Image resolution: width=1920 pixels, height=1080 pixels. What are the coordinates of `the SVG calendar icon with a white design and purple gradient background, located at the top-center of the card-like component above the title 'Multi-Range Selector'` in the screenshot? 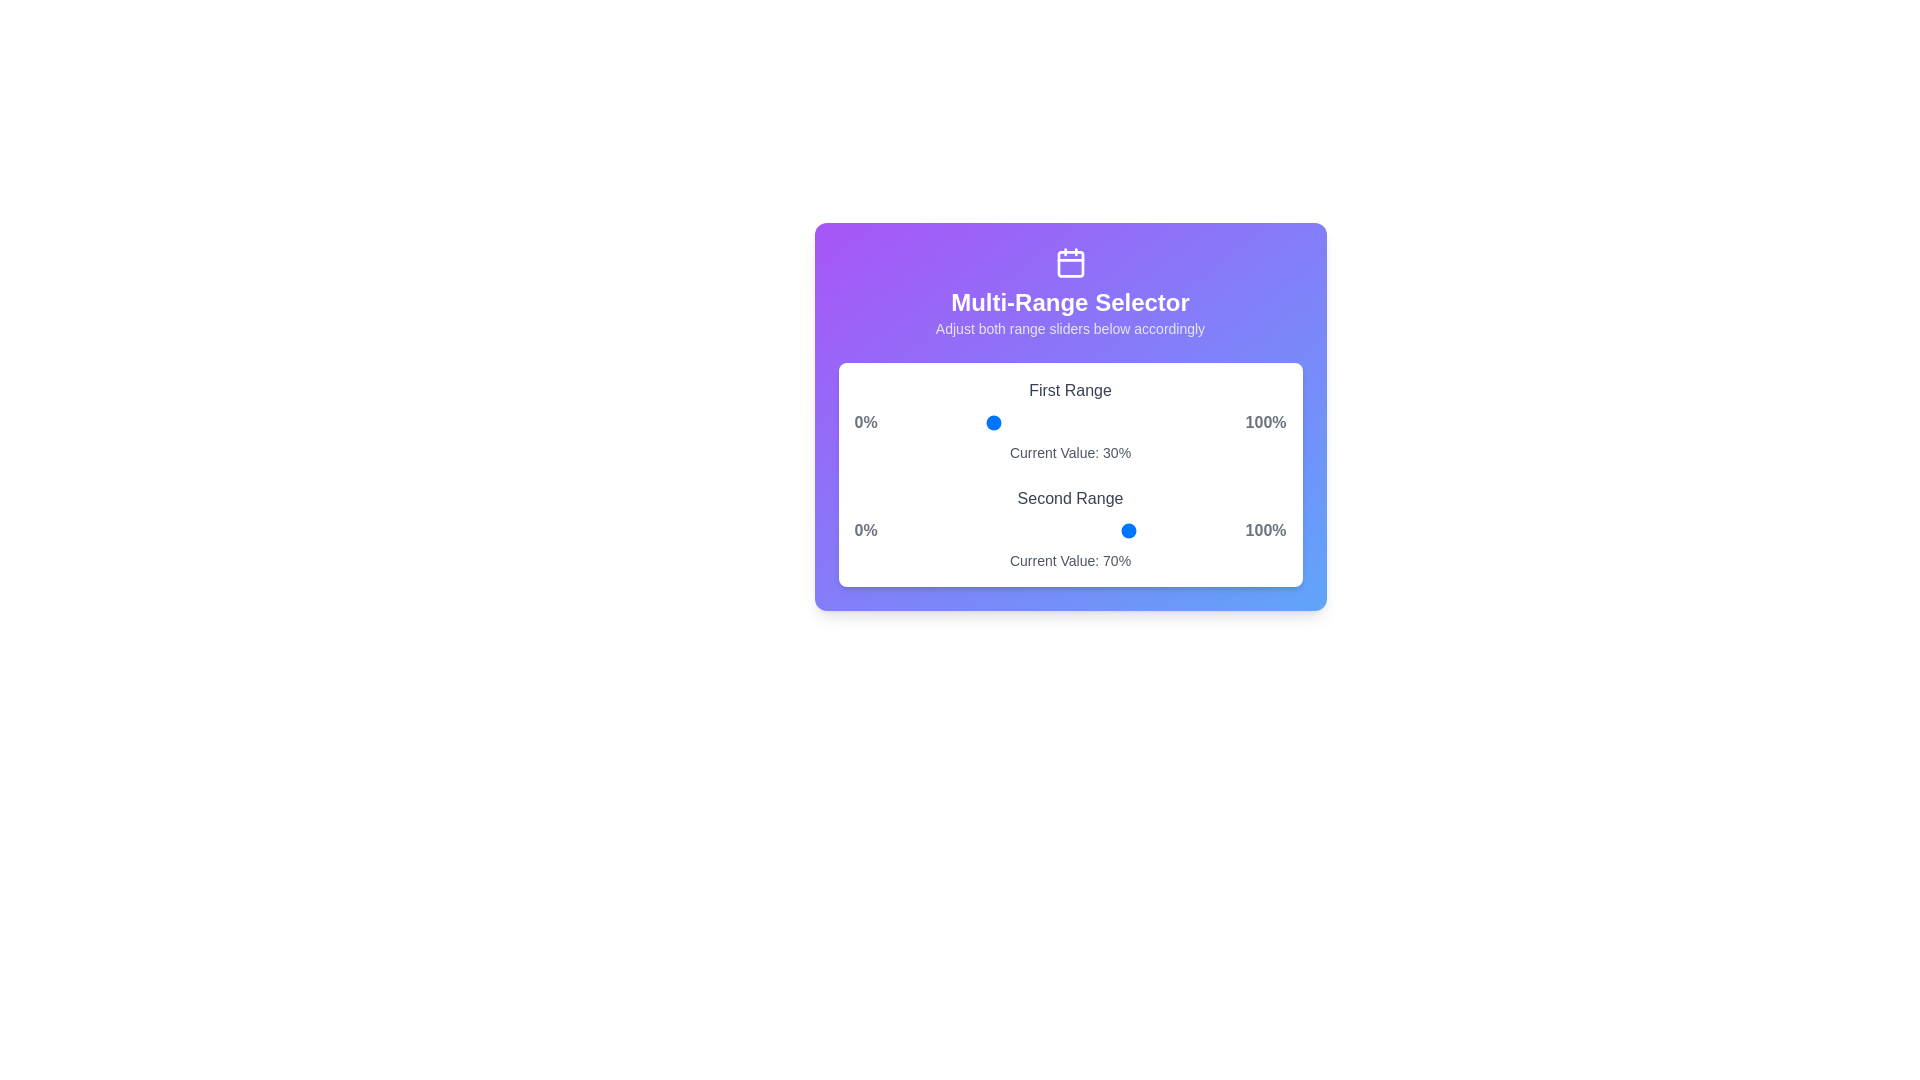 It's located at (1069, 261).